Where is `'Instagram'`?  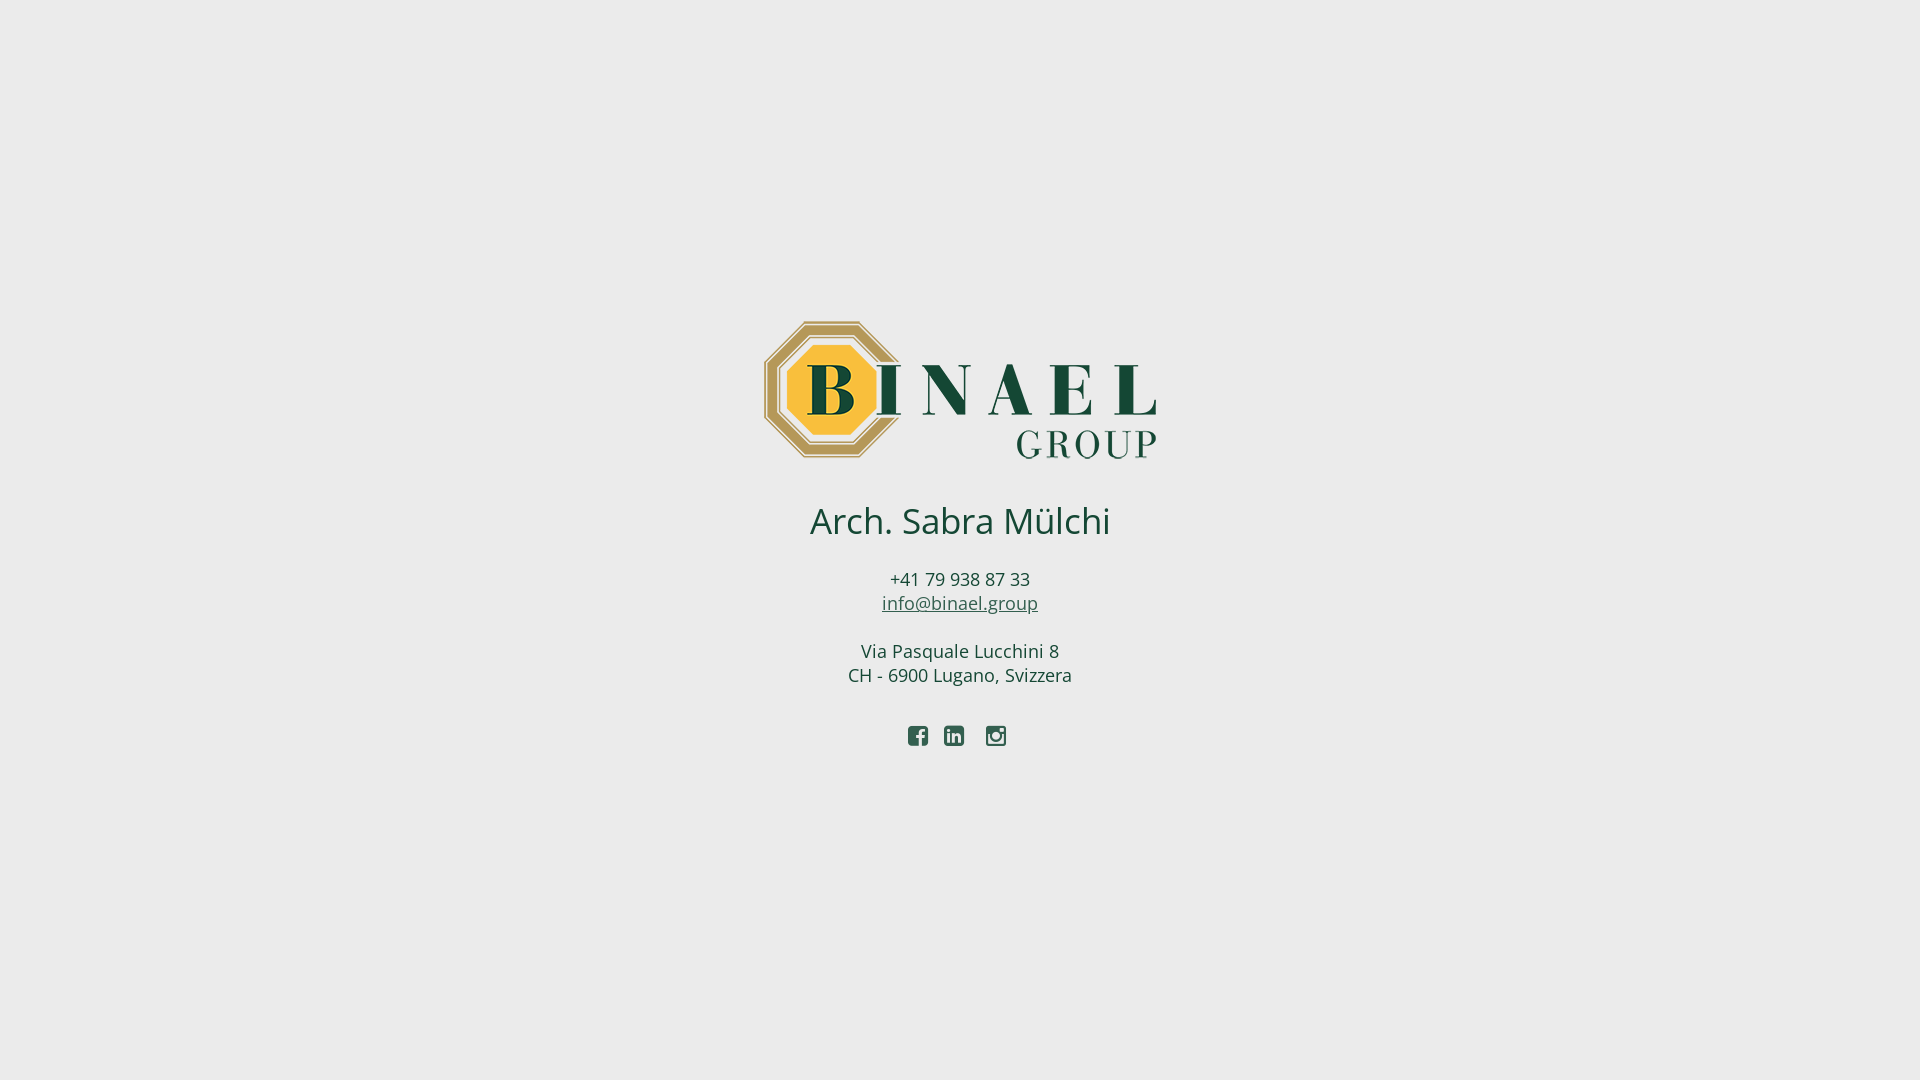 'Instagram' is located at coordinates (998, 733).